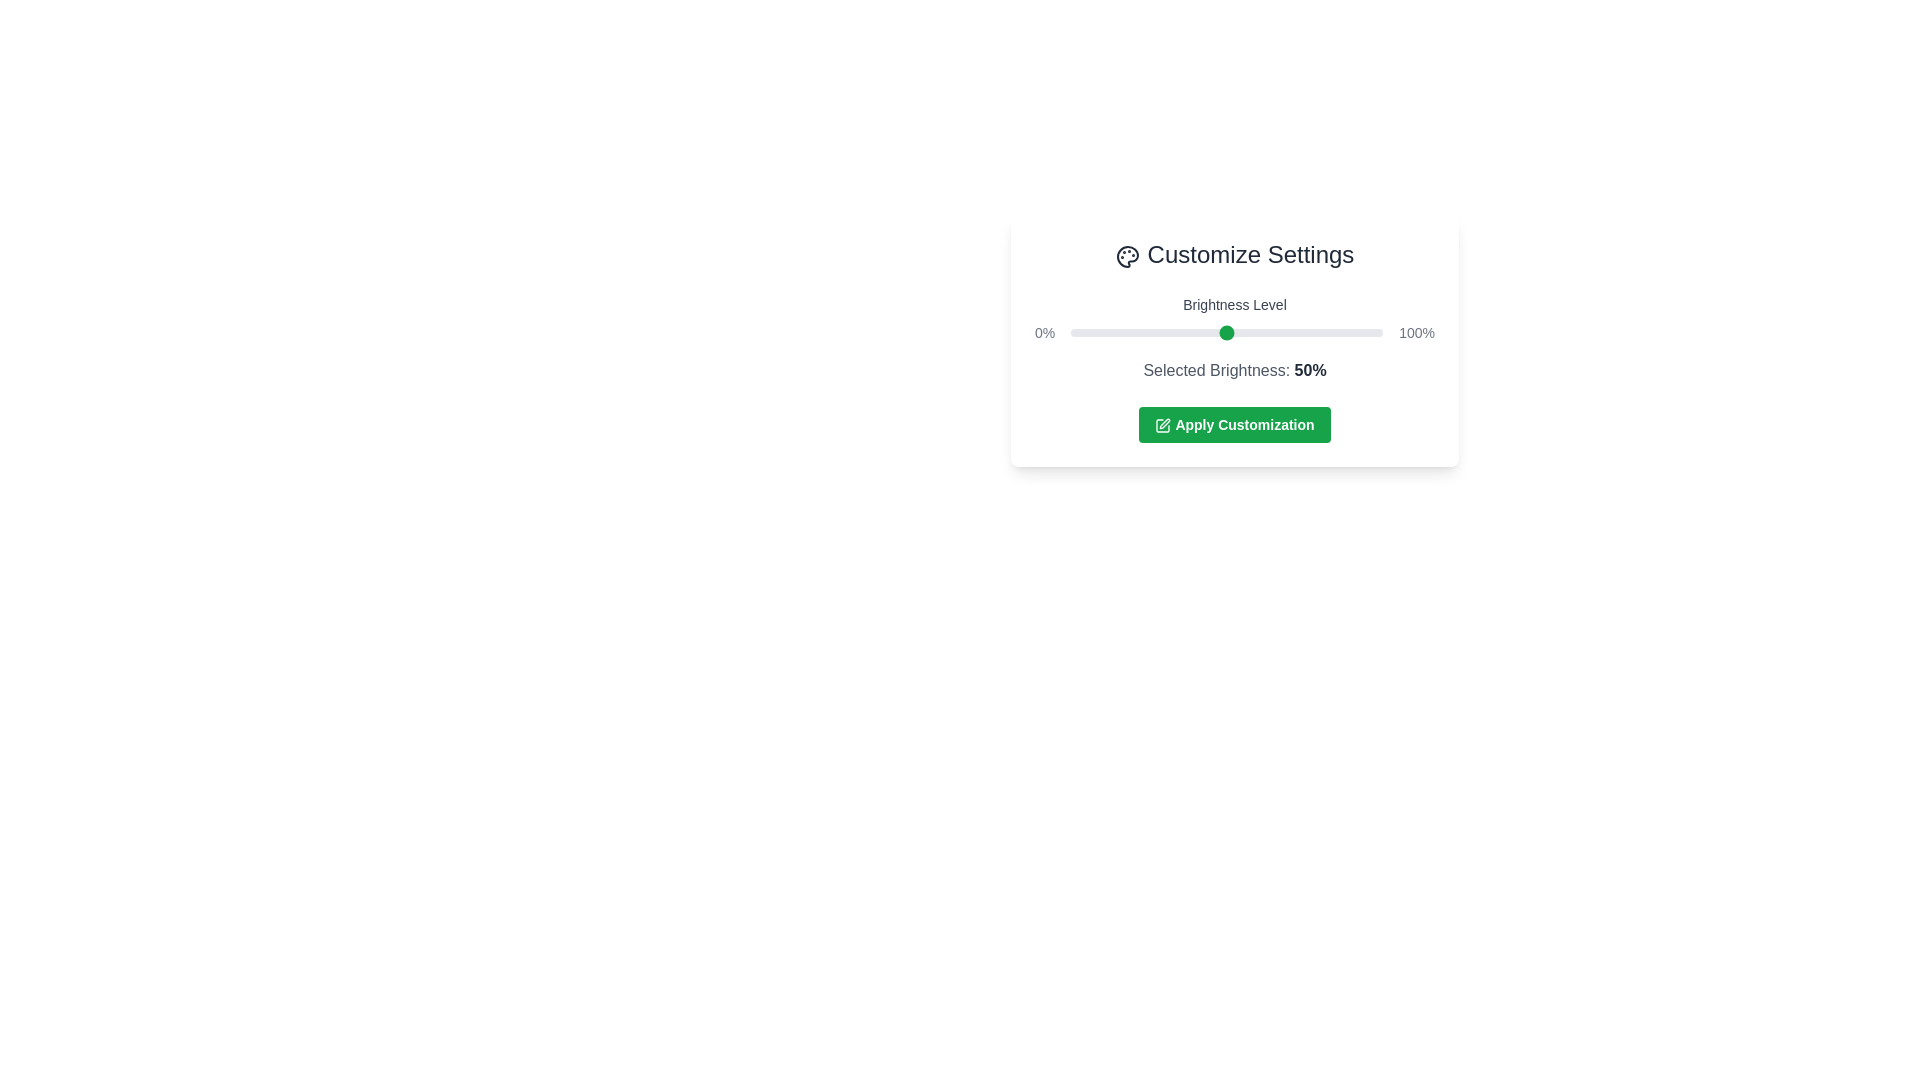 The image size is (1920, 1080). What do you see at coordinates (1311, 331) in the screenshot?
I see `the brightness` at bounding box center [1311, 331].